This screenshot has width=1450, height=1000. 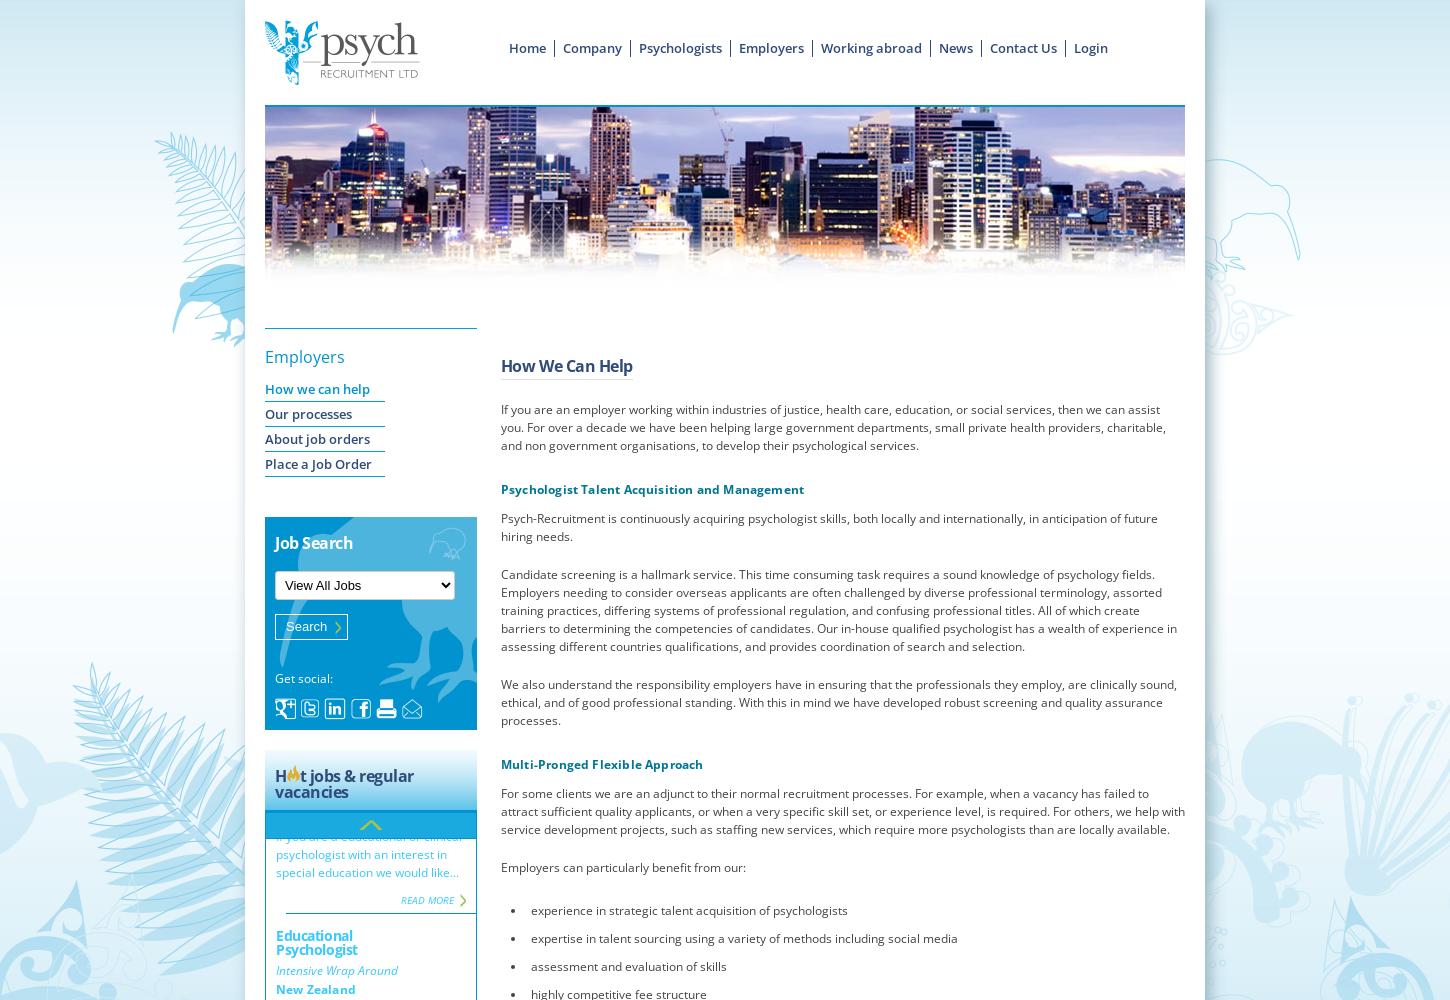 What do you see at coordinates (426, 822) in the screenshot?
I see `'Read More'` at bounding box center [426, 822].